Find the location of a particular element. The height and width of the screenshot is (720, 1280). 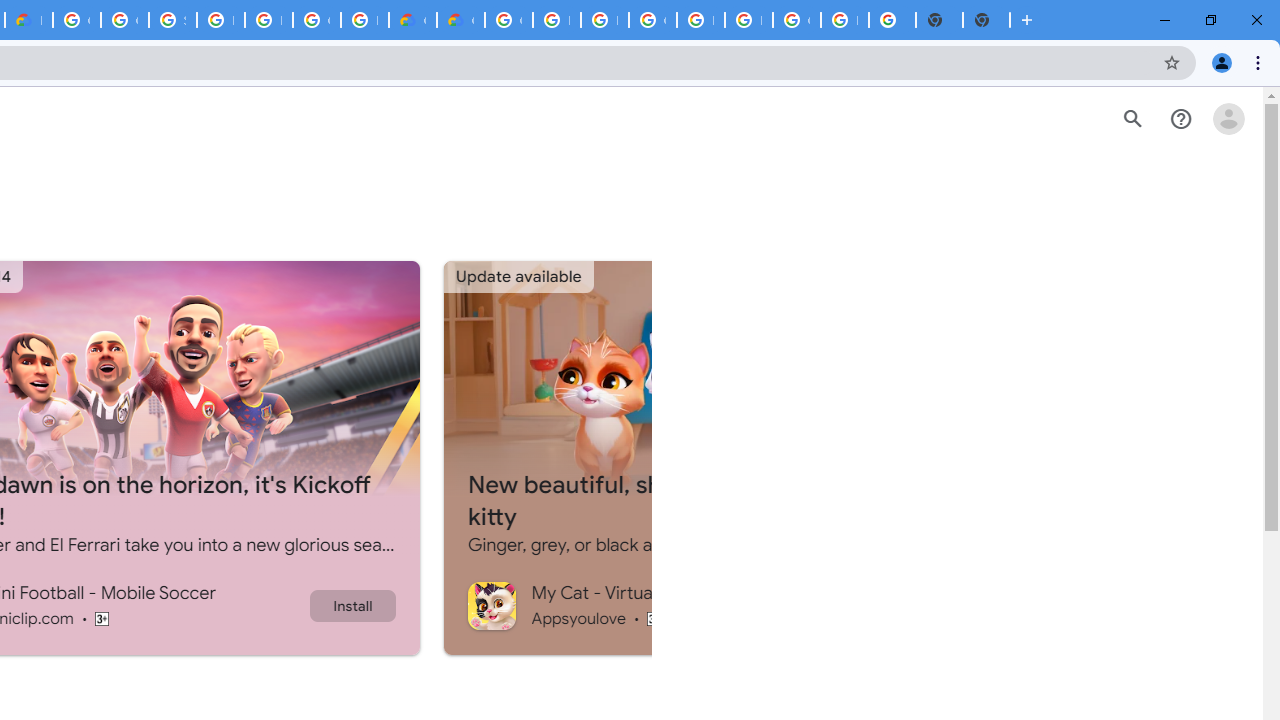

'Install' is located at coordinates (352, 604).